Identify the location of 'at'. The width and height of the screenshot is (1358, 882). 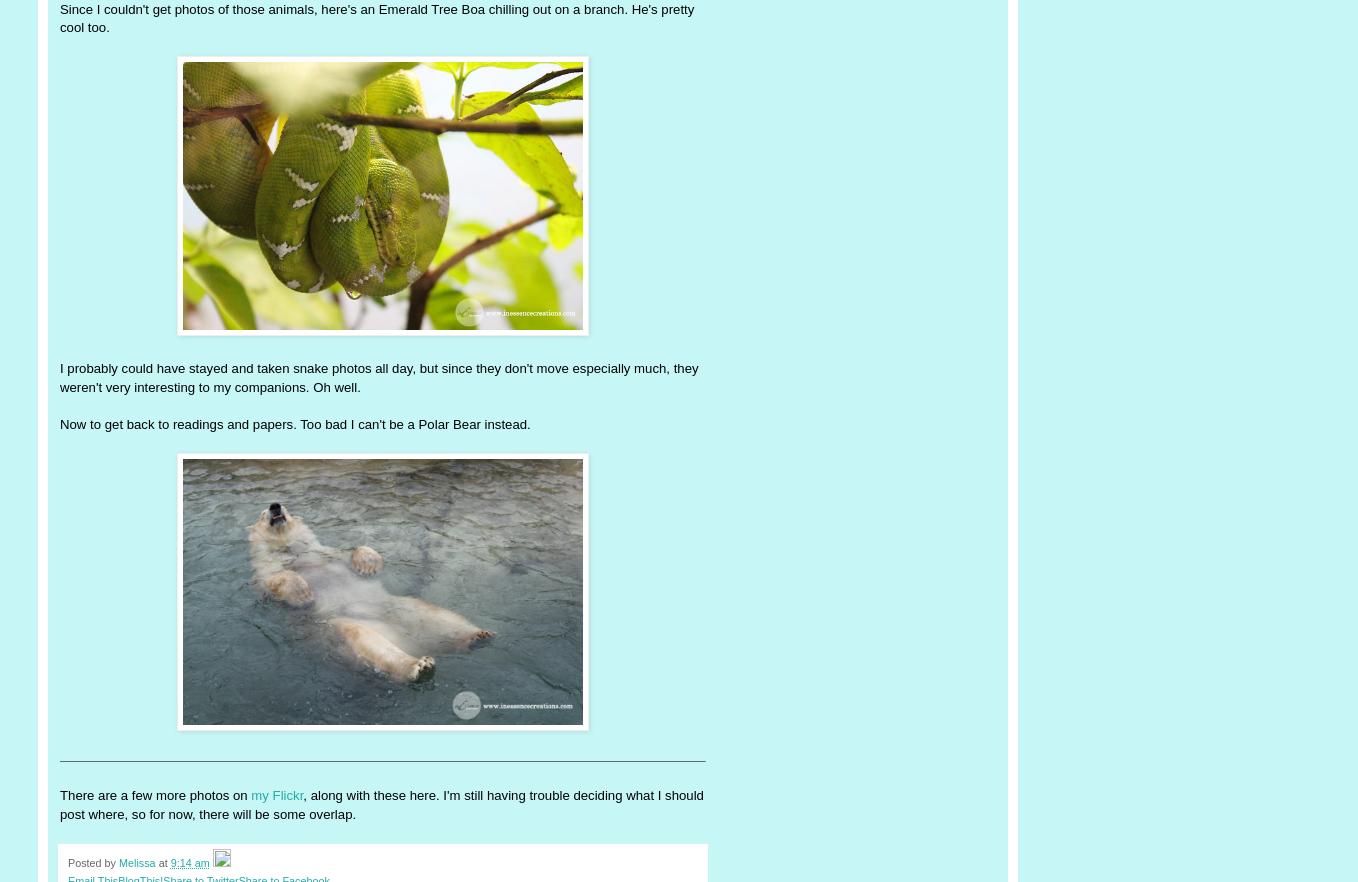
(164, 862).